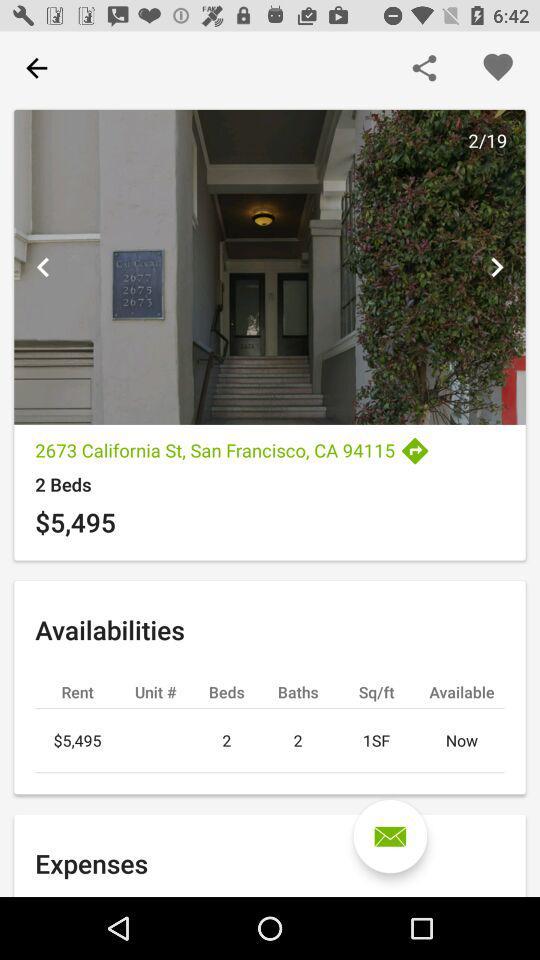 This screenshot has width=540, height=960. Describe the element at coordinates (390, 836) in the screenshot. I see `the icon below the 2 icon` at that location.